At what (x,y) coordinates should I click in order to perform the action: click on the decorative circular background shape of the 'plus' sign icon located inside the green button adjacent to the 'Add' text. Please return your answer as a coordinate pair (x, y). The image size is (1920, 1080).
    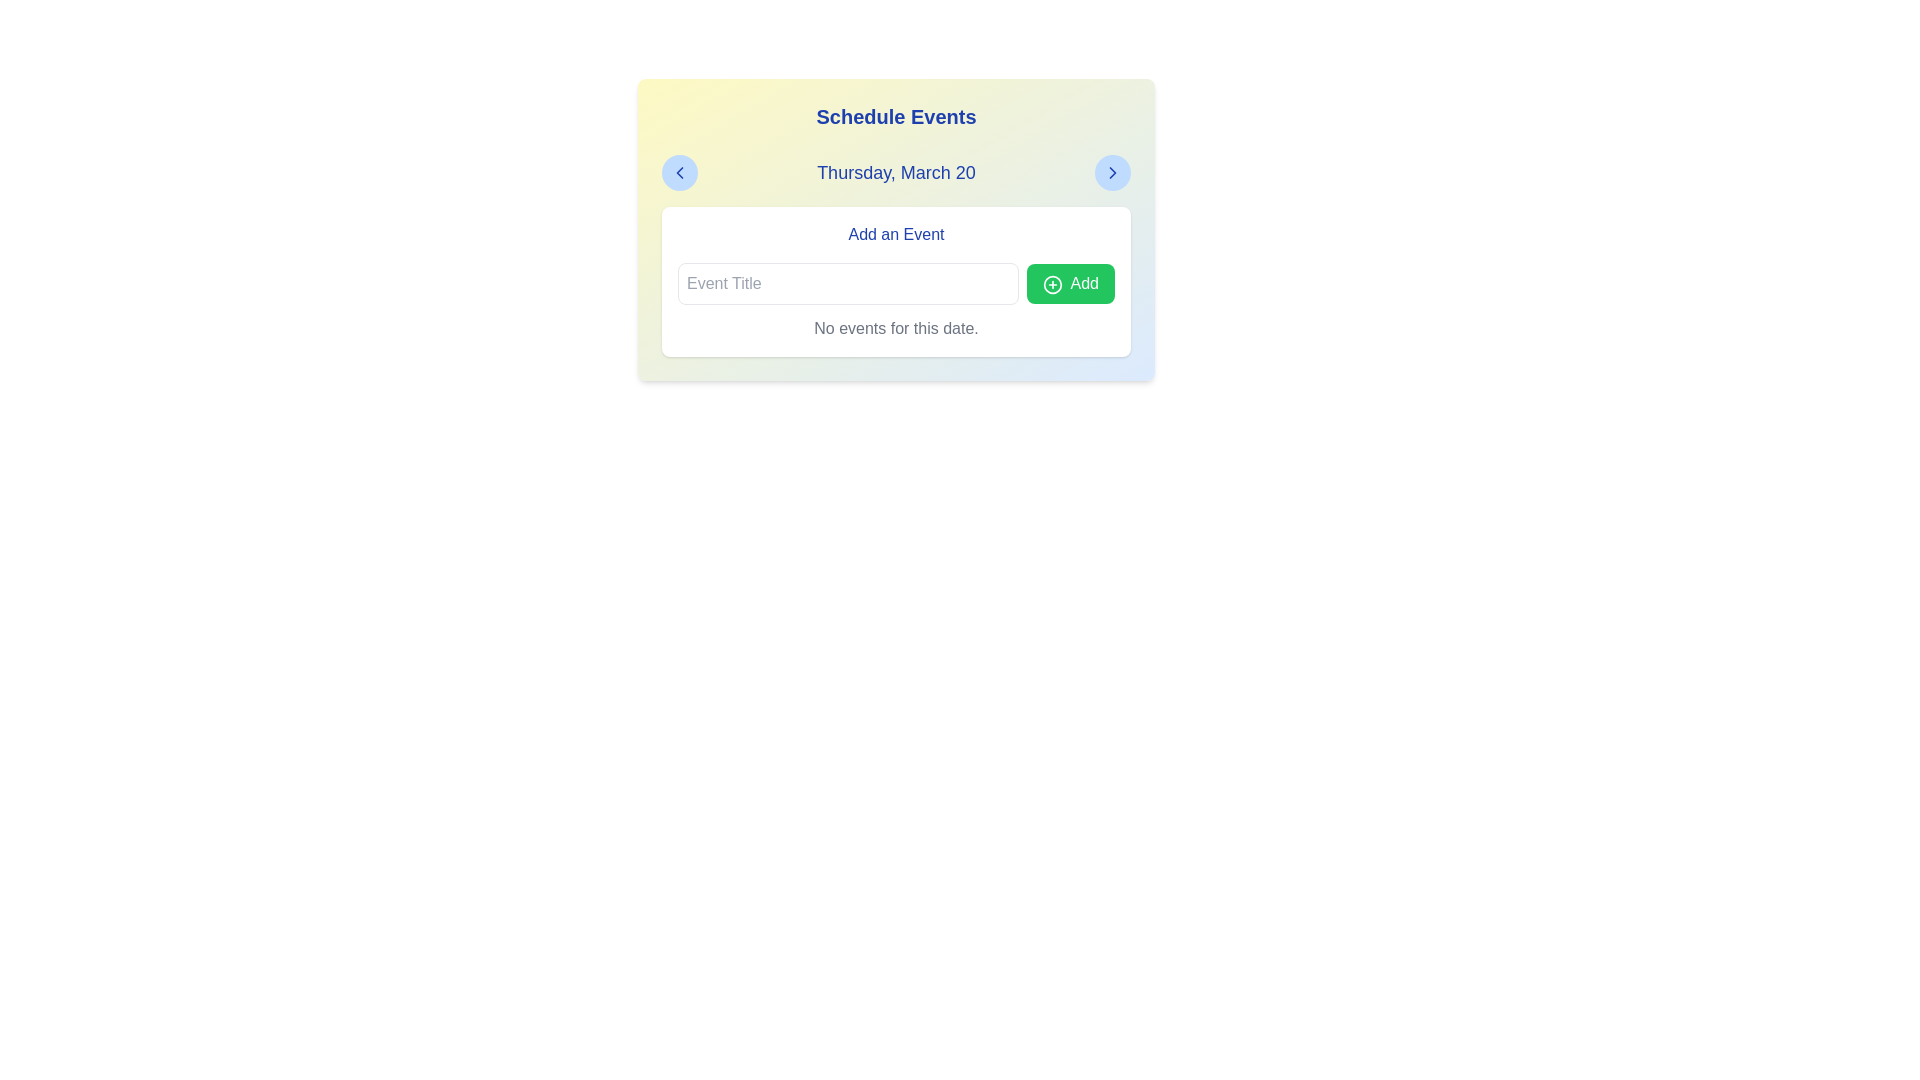
    Looking at the image, I should click on (1051, 284).